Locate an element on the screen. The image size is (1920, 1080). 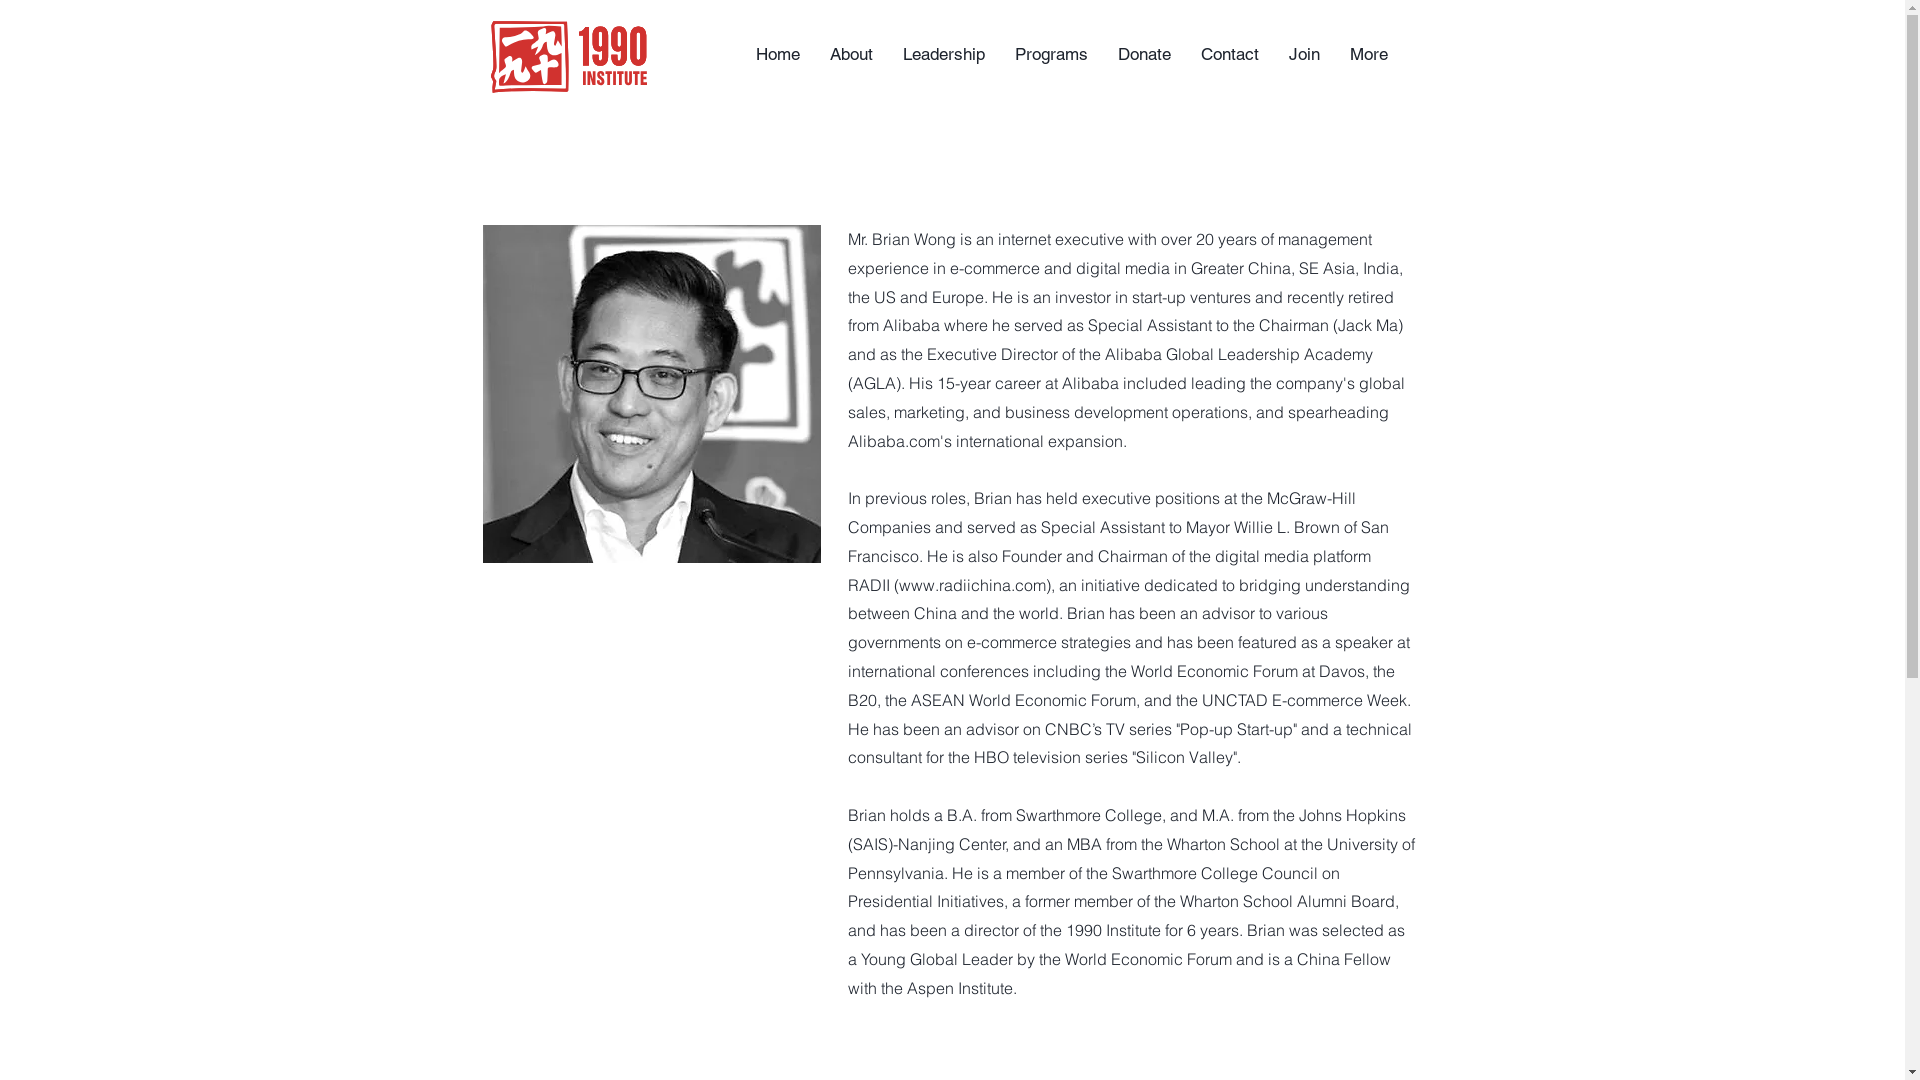
'Leadership' is located at coordinates (943, 53).